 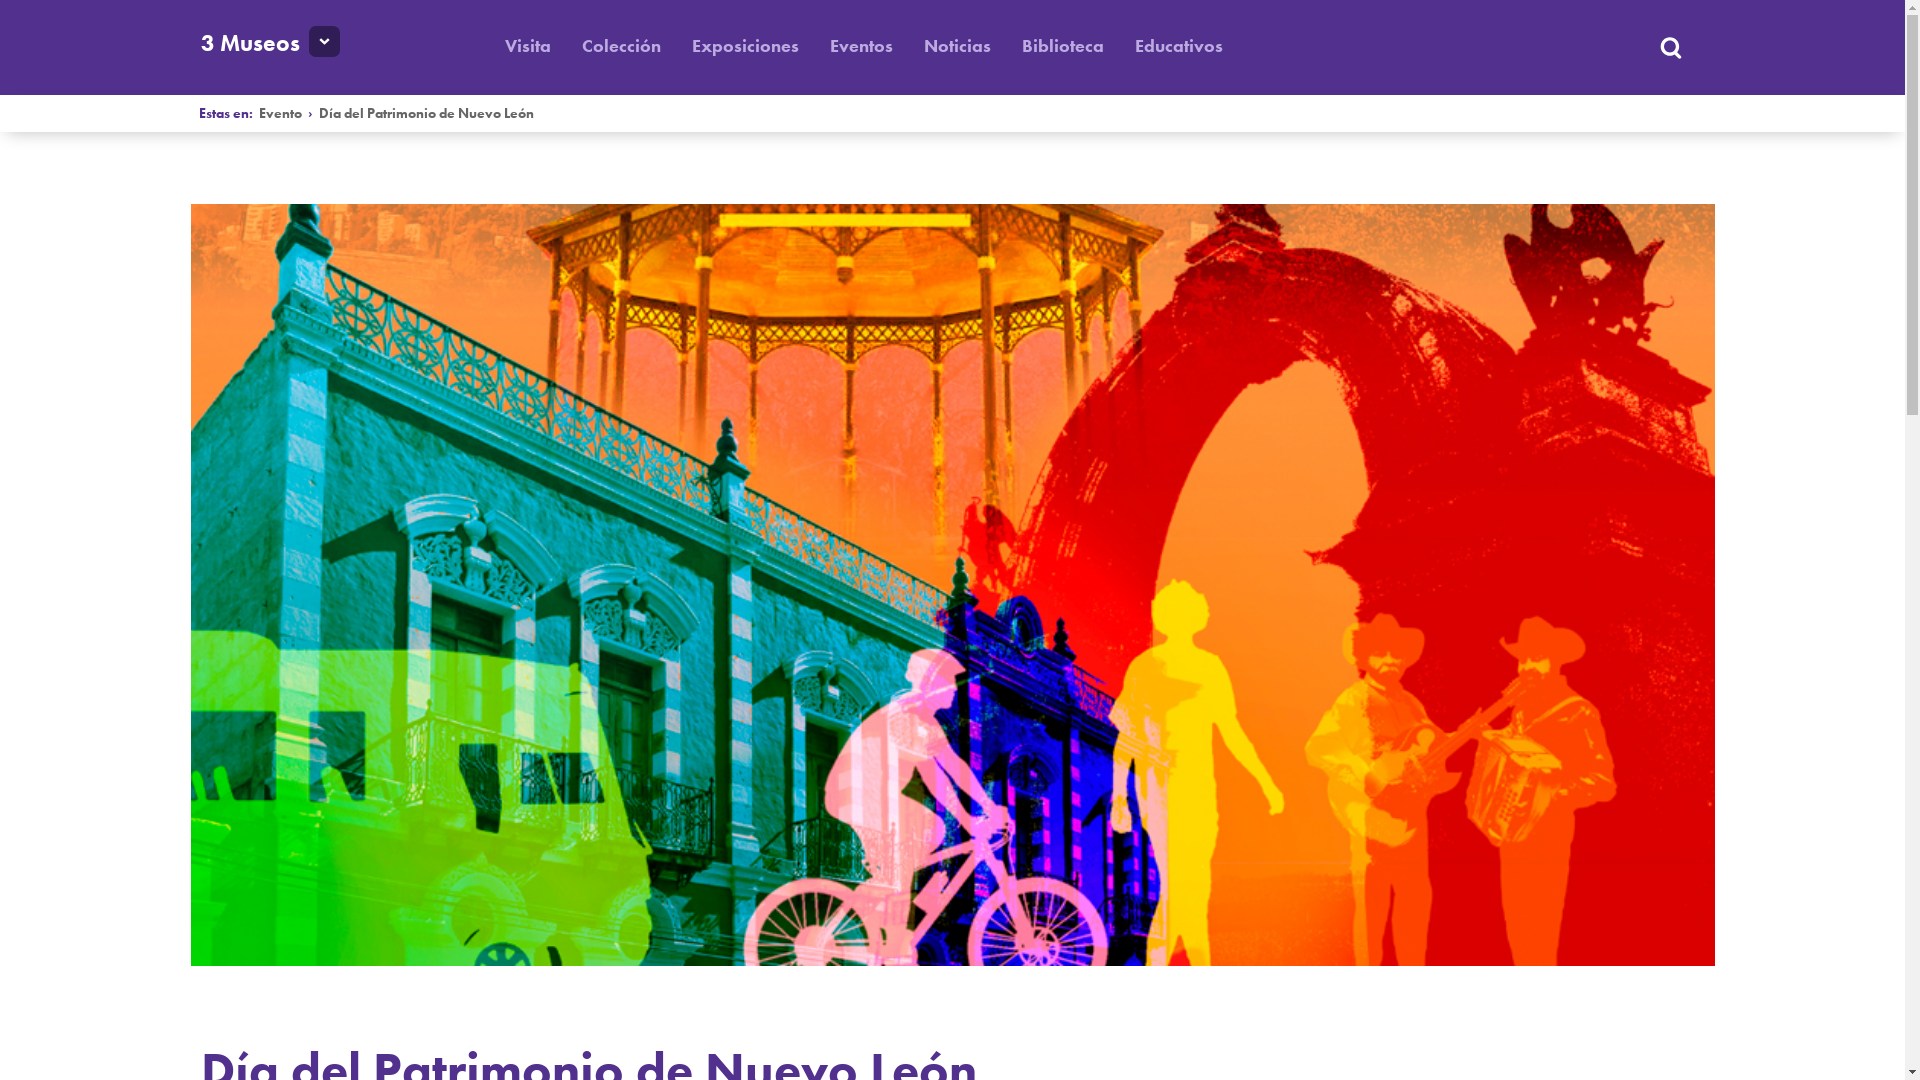 What do you see at coordinates (861, 45) in the screenshot?
I see `'Eventos'` at bounding box center [861, 45].